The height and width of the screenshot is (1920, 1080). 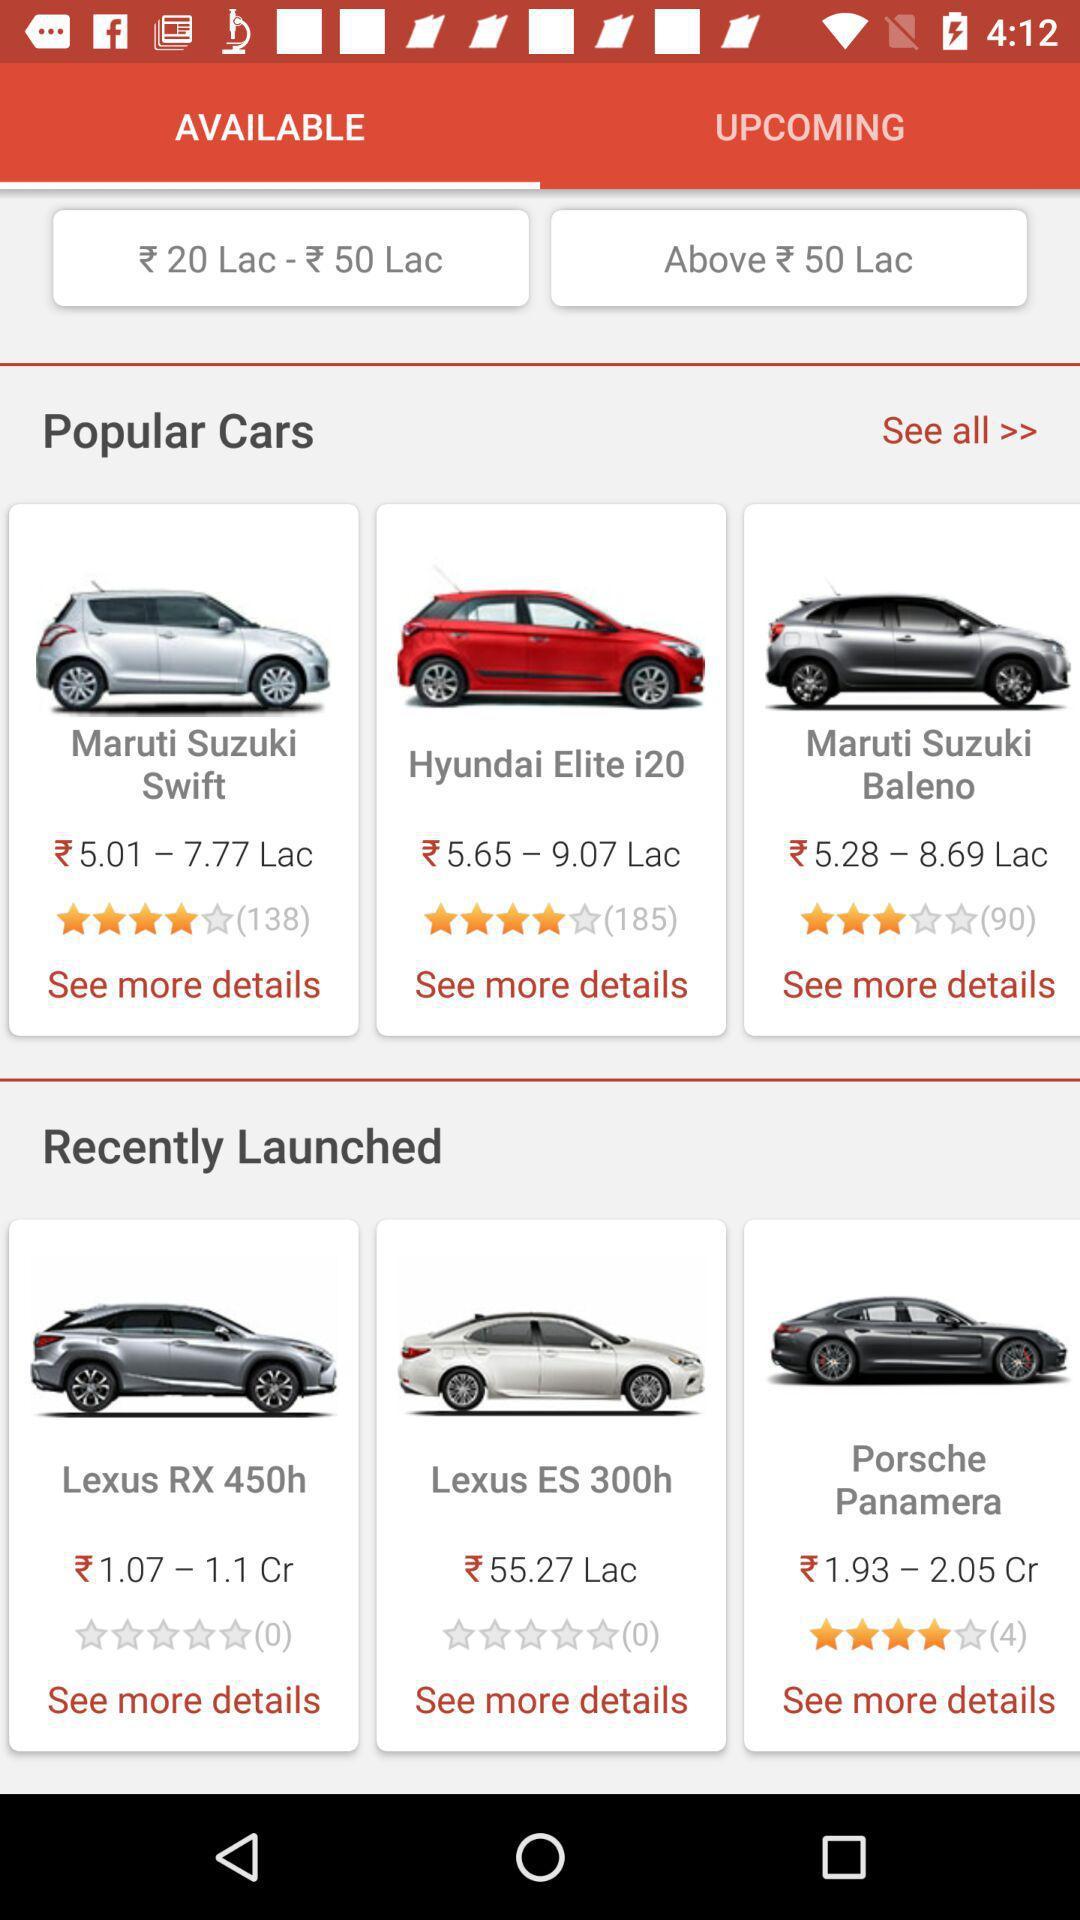 What do you see at coordinates (270, 124) in the screenshot?
I see `item next to the upcoming icon` at bounding box center [270, 124].